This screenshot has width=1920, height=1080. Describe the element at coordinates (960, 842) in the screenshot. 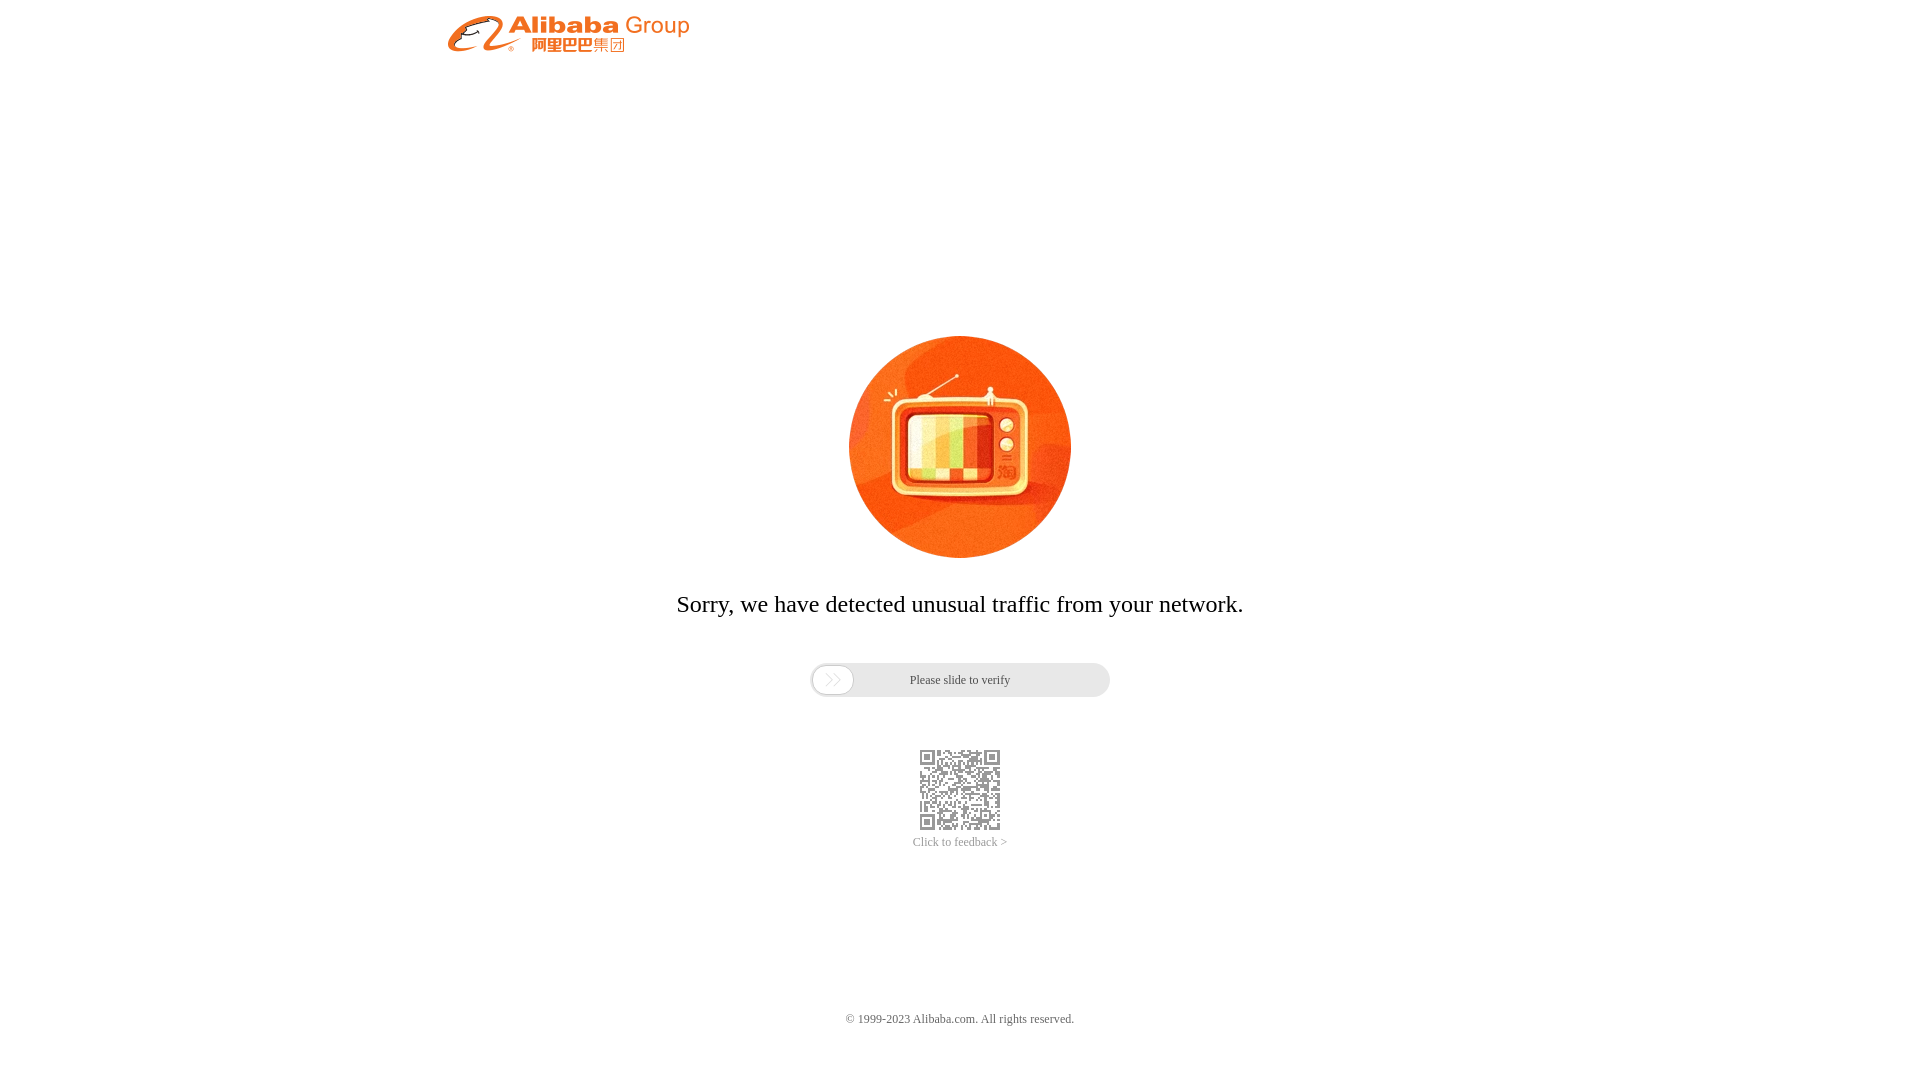

I see `'Click to feedback >'` at that location.